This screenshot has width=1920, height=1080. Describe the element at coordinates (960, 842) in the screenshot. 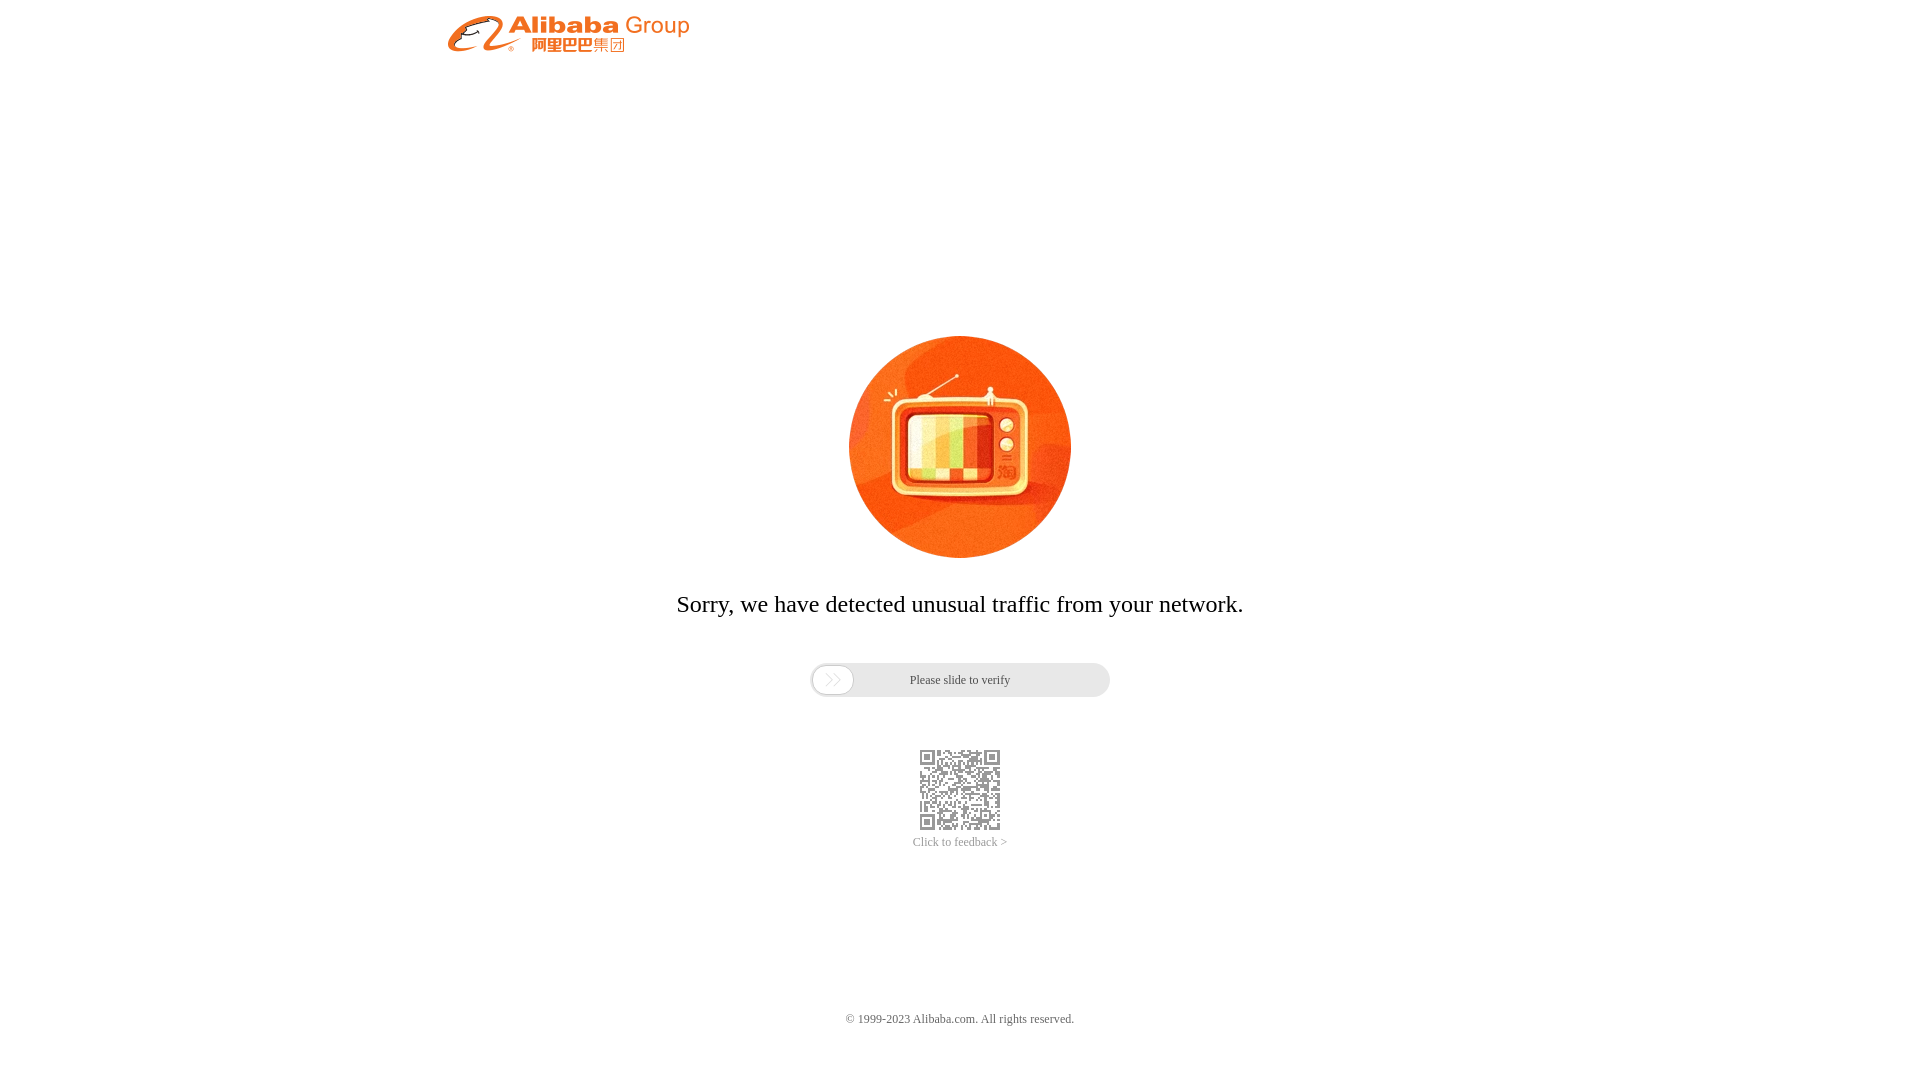

I see `'Click to feedback >'` at that location.